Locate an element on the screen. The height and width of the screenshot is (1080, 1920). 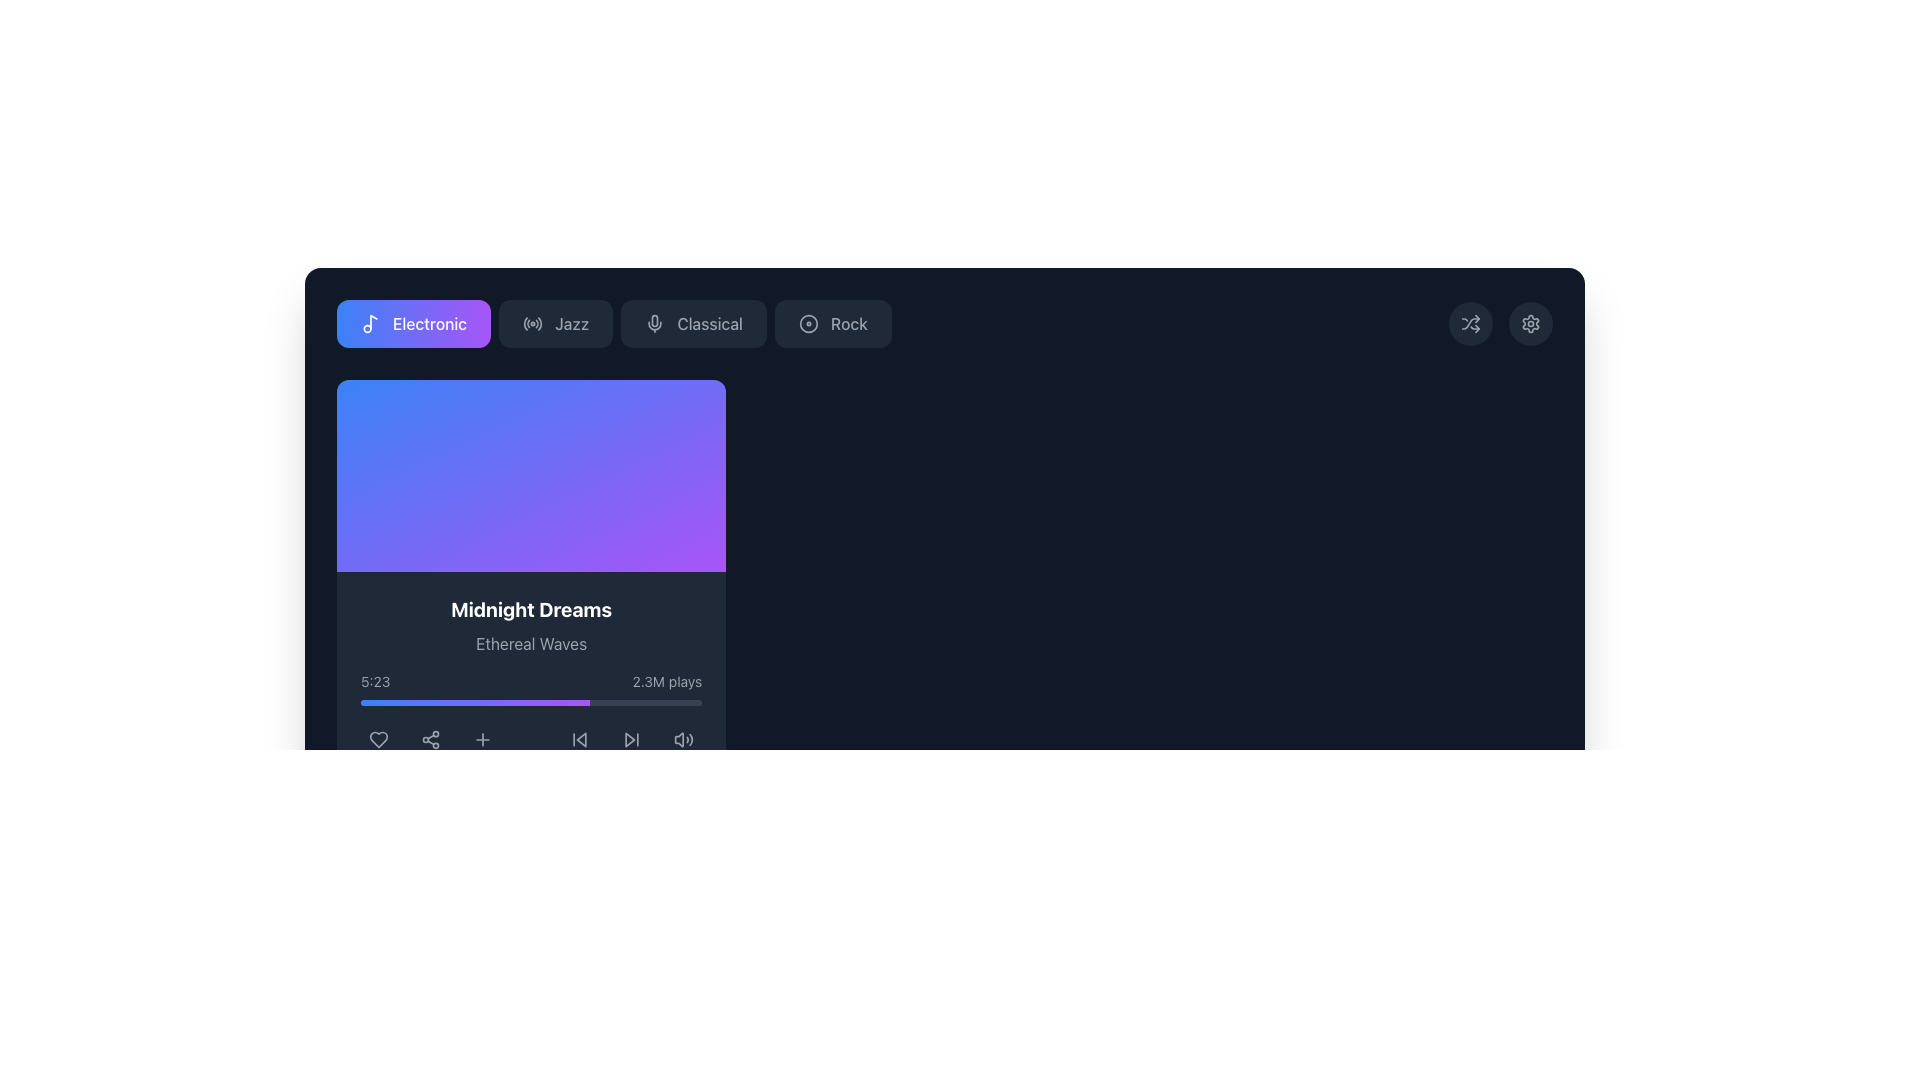
the button containing the musical note icon, which is located within the 'Electronic' button that has a gradient background transitioning from blue to purple is located at coordinates (374, 321).